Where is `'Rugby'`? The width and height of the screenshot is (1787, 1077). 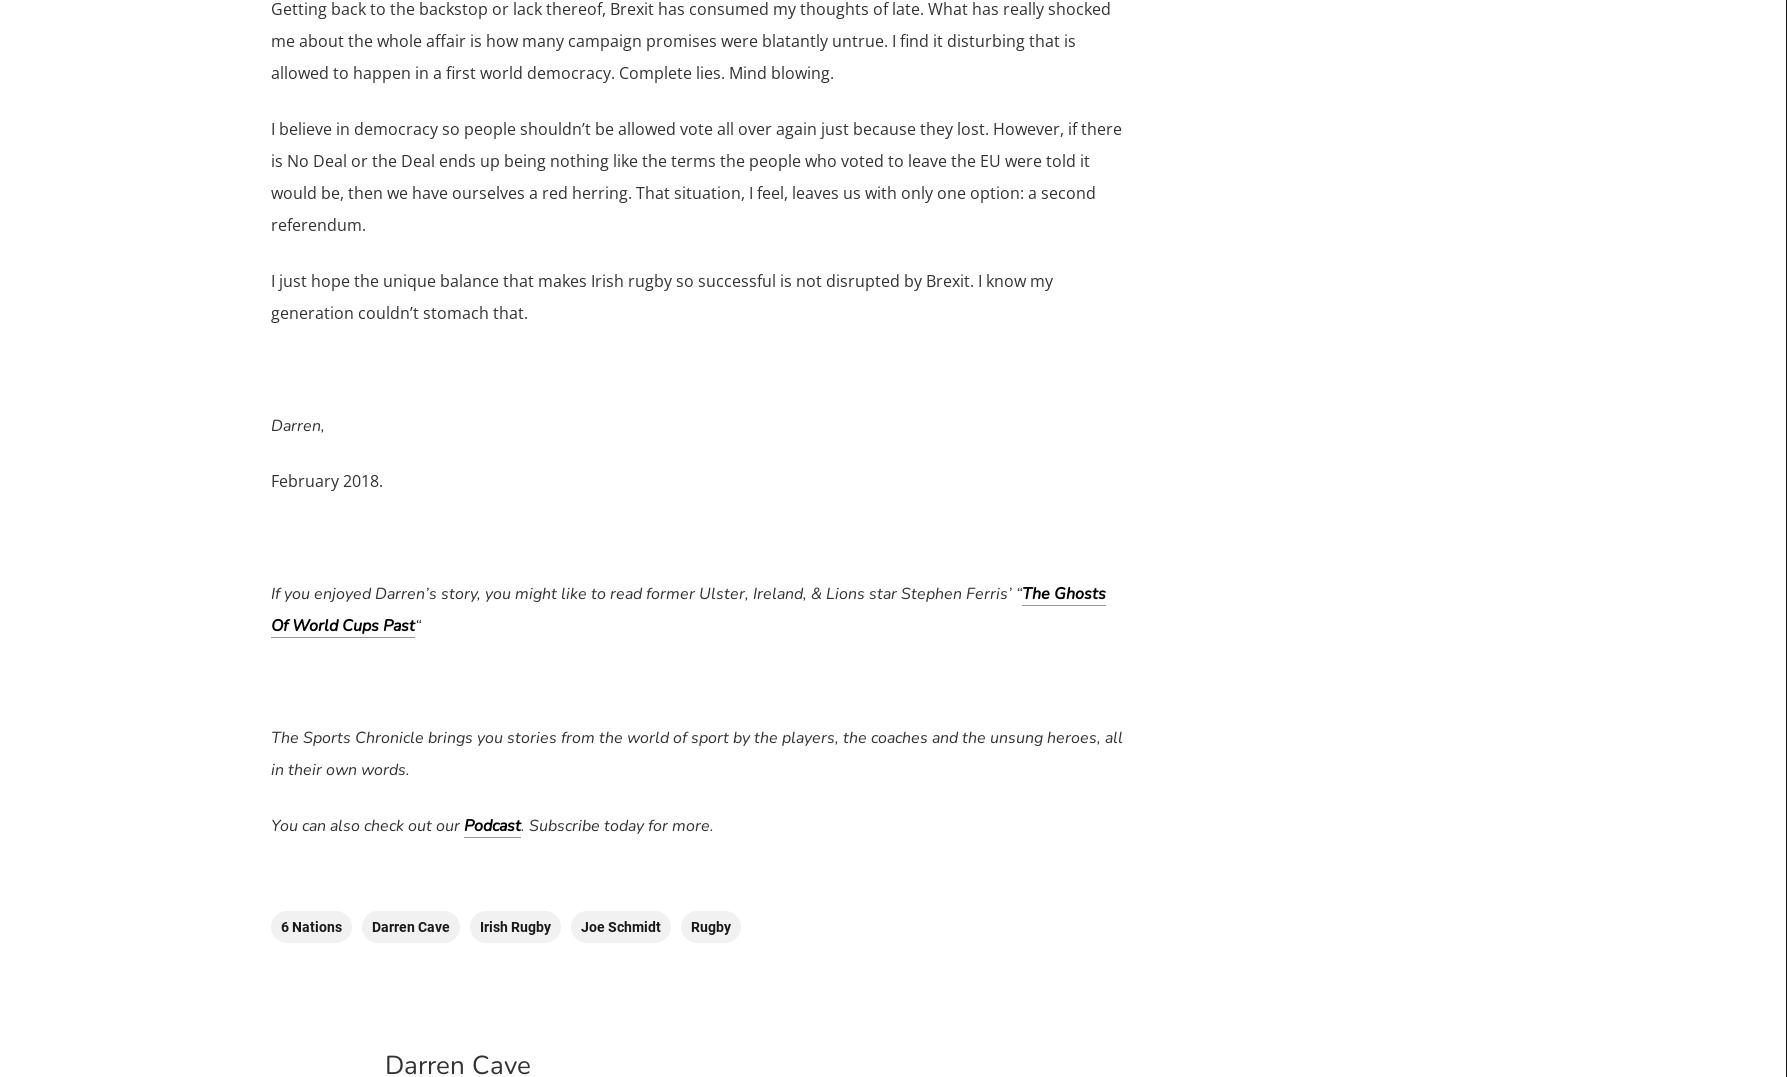 'Rugby' is located at coordinates (708, 925).